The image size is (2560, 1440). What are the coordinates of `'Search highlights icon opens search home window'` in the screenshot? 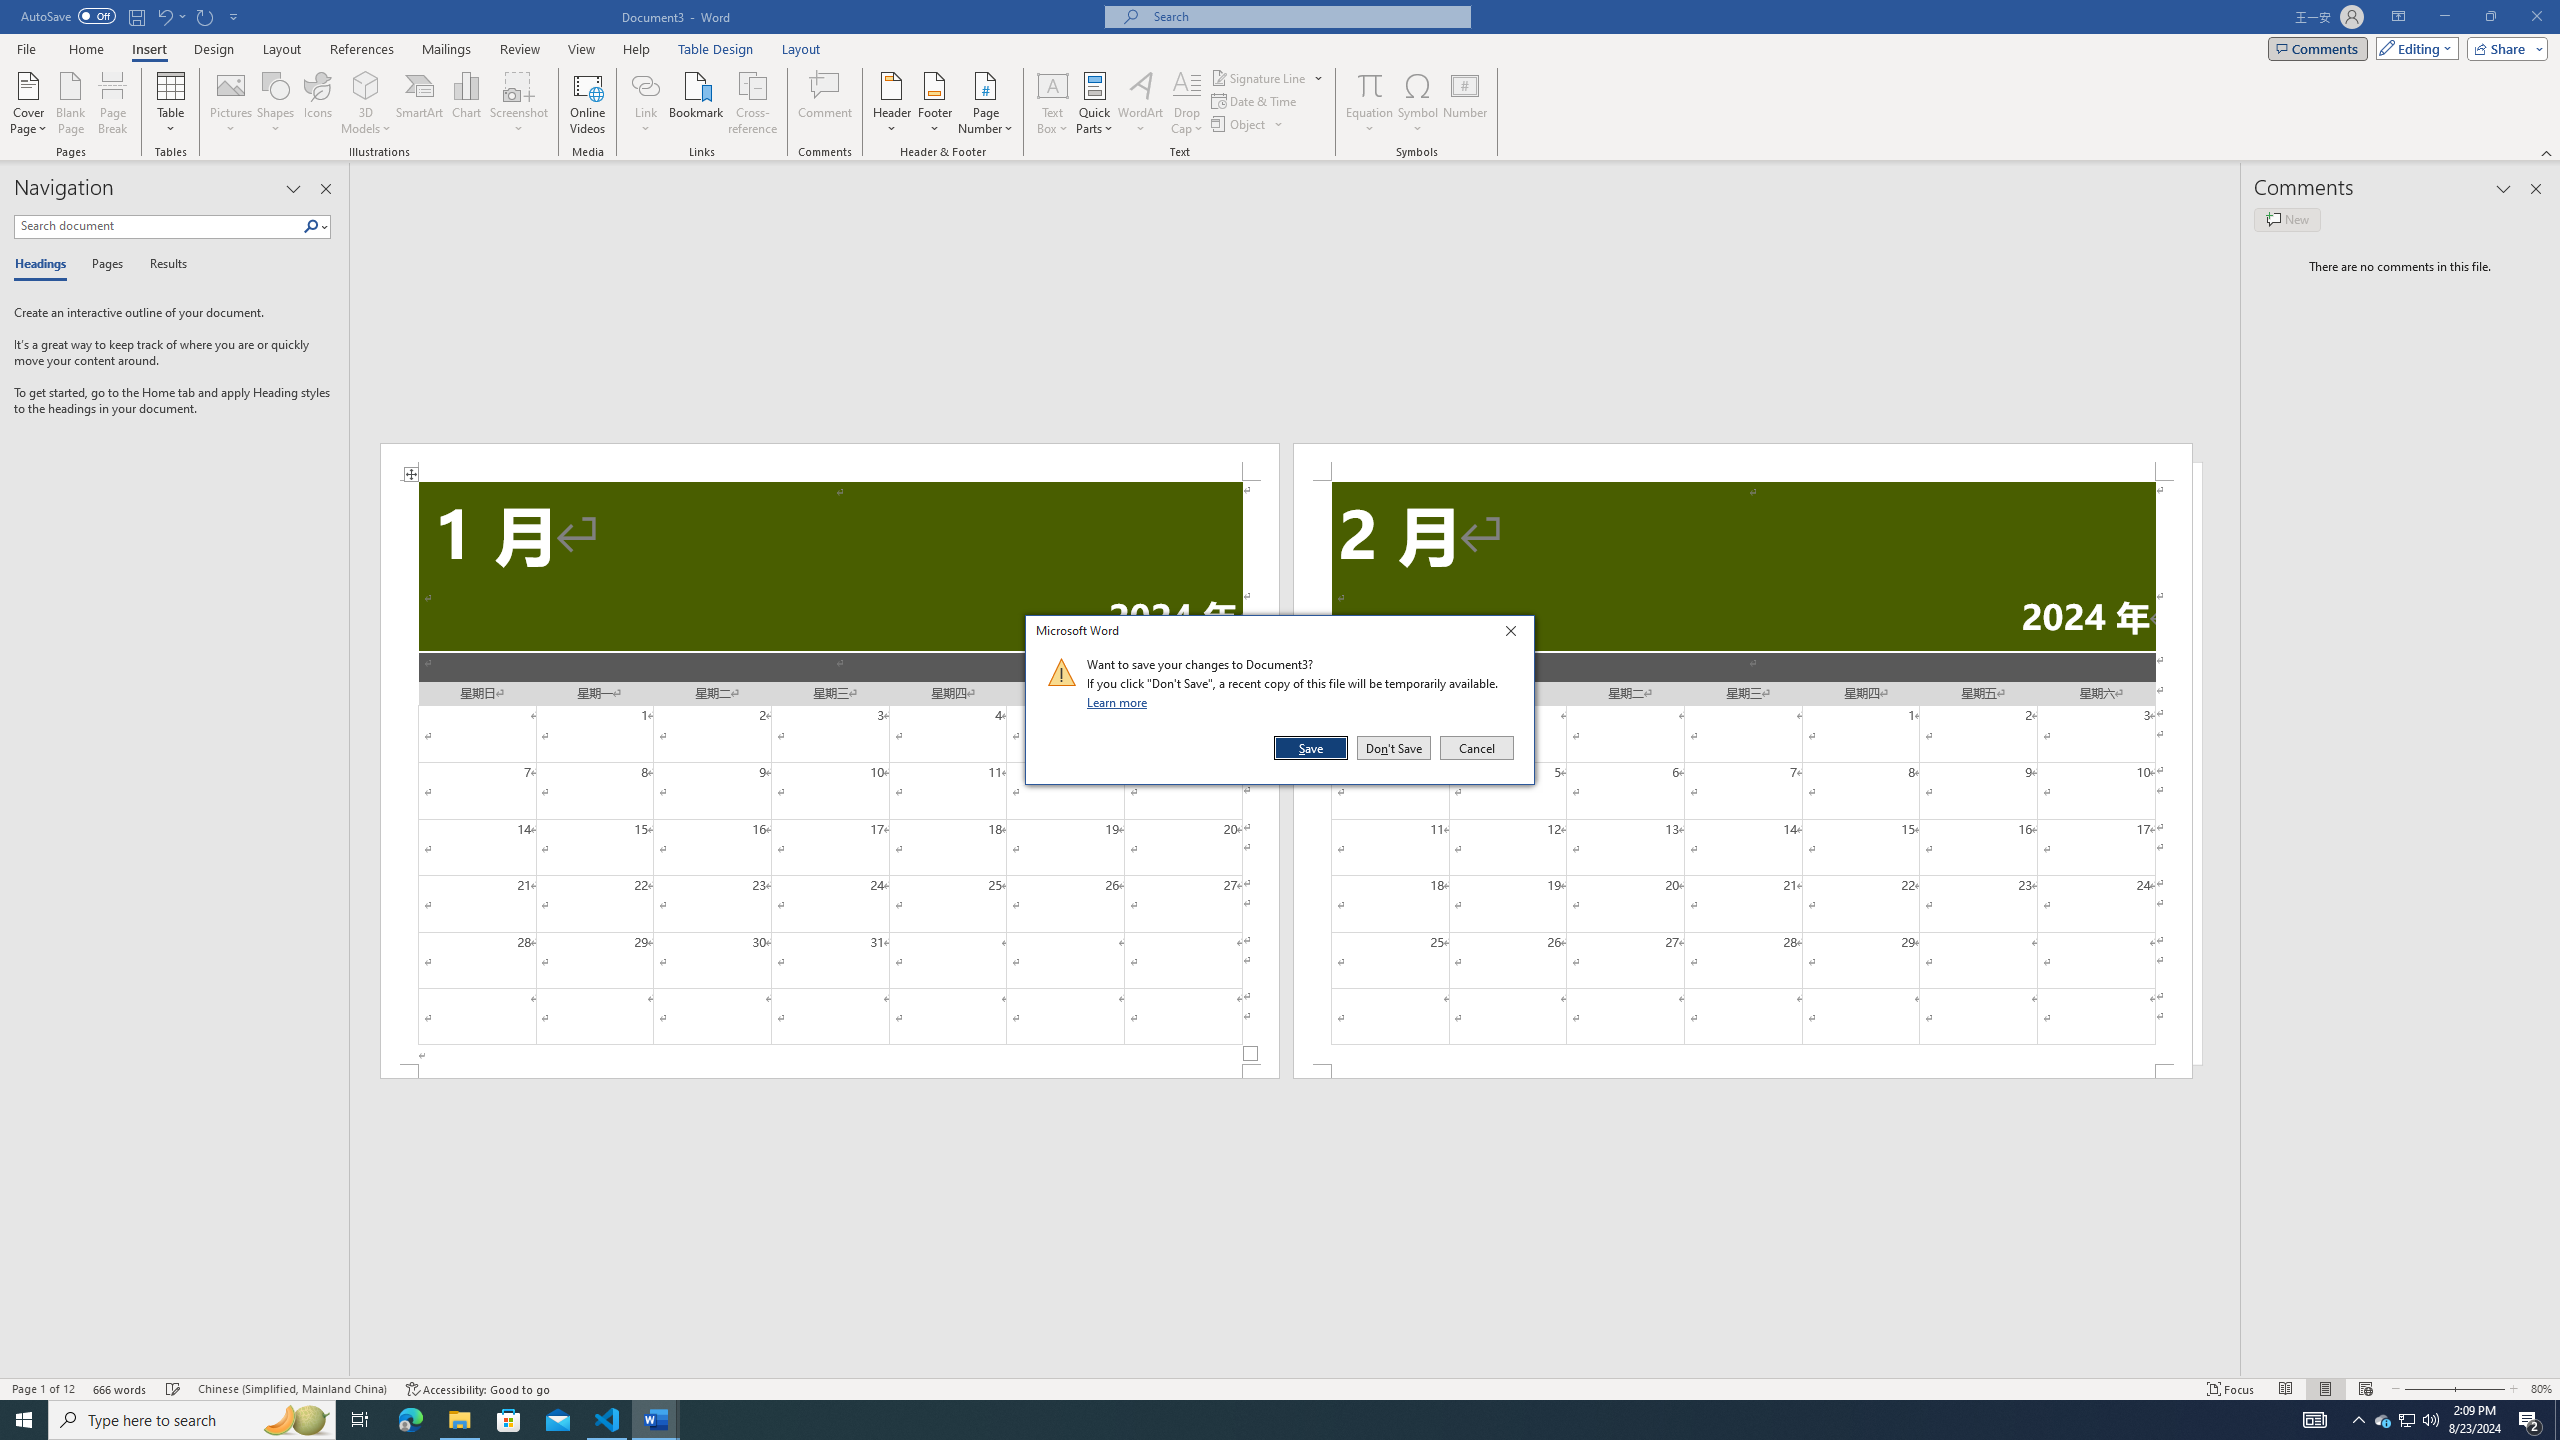 It's located at (294, 1418).